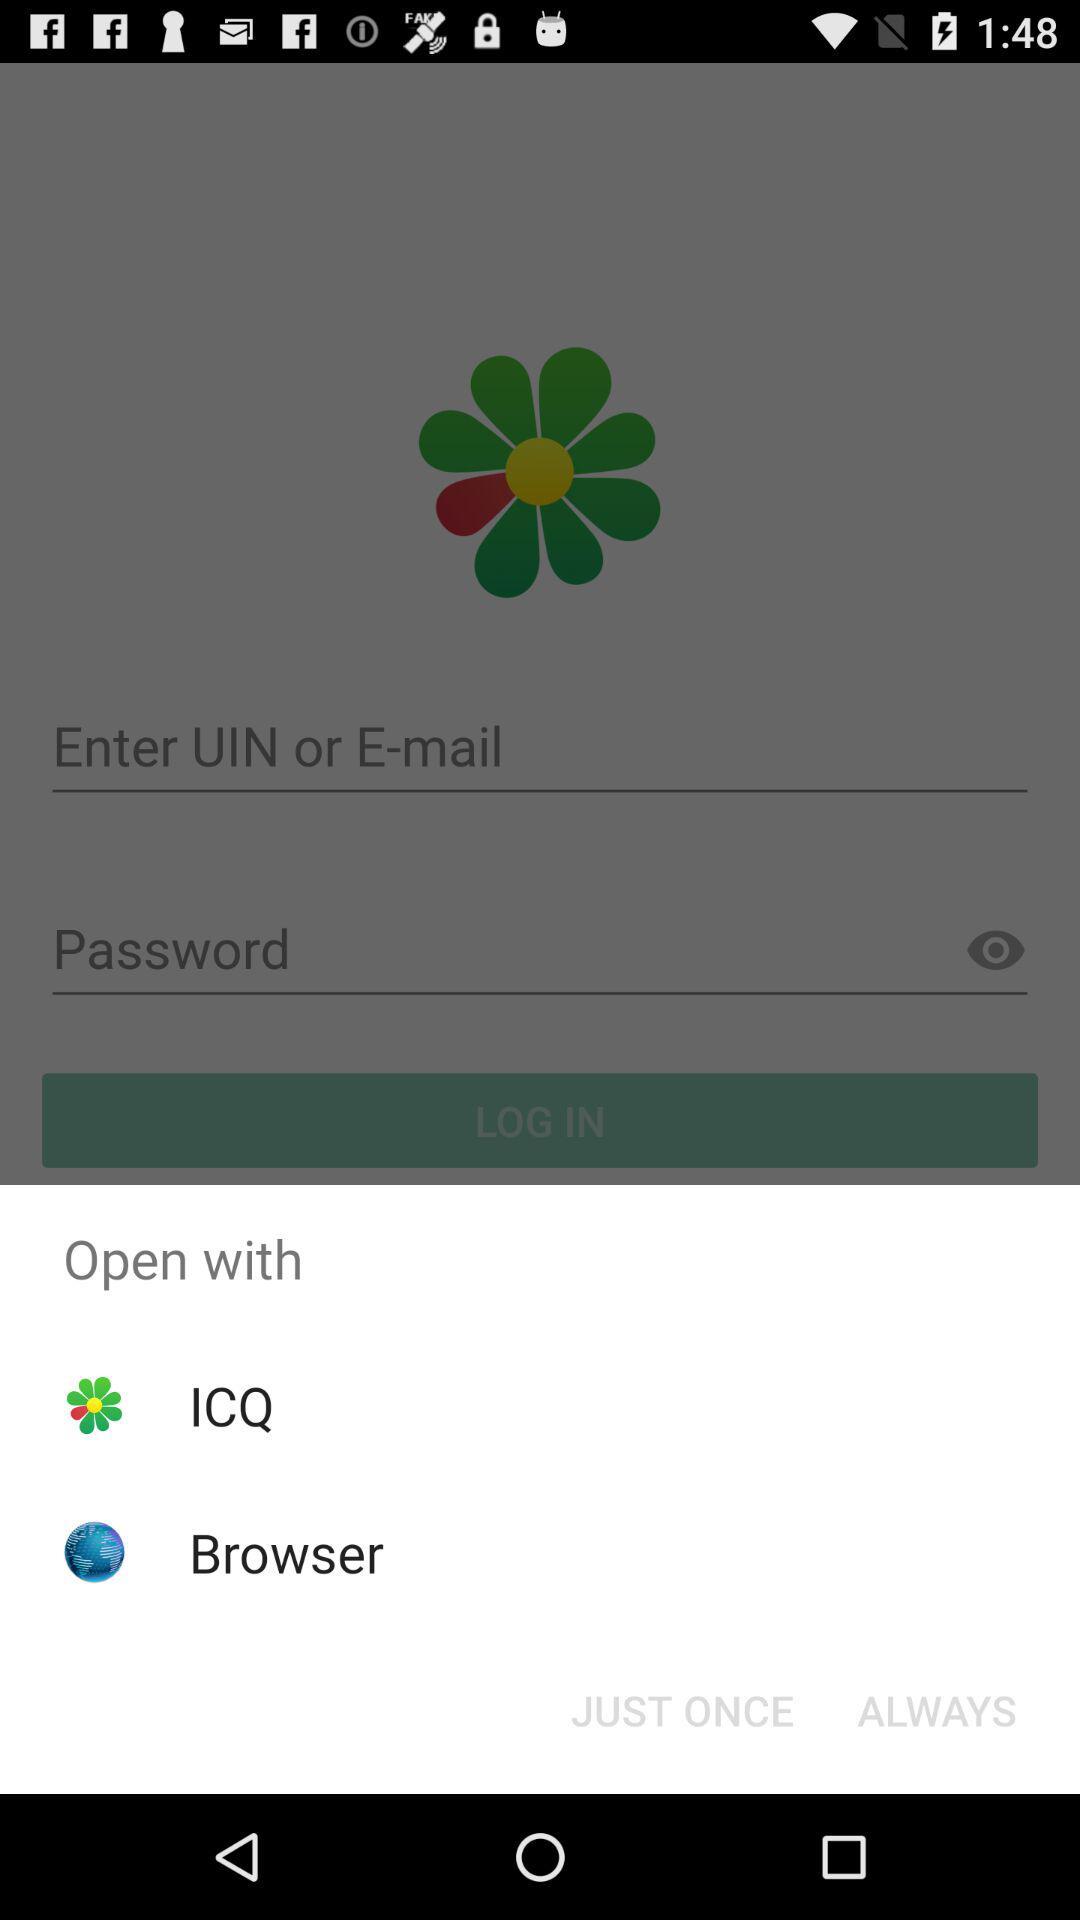 Image resolution: width=1080 pixels, height=1920 pixels. What do you see at coordinates (937, 1708) in the screenshot?
I see `the app below the open with` at bounding box center [937, 1708].